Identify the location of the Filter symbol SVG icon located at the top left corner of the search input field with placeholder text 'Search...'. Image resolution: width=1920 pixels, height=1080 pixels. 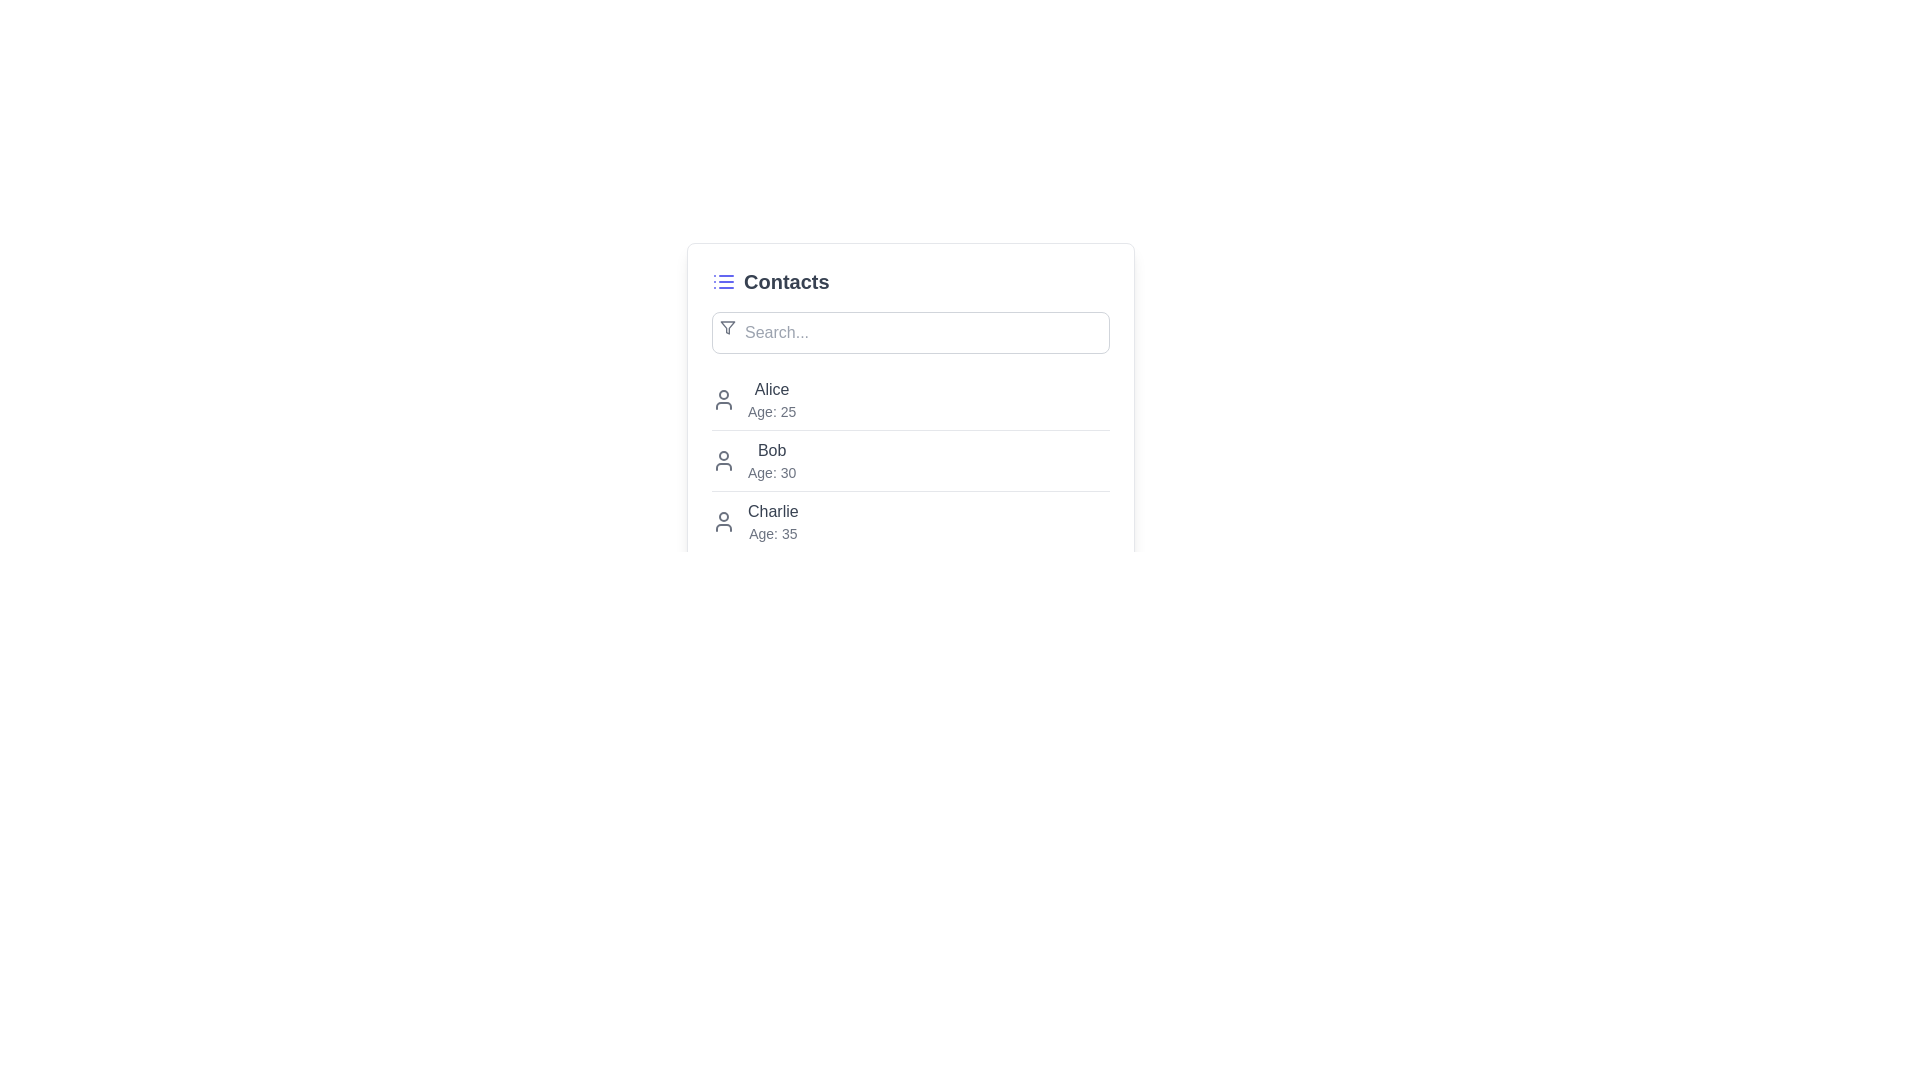
(727, 326).